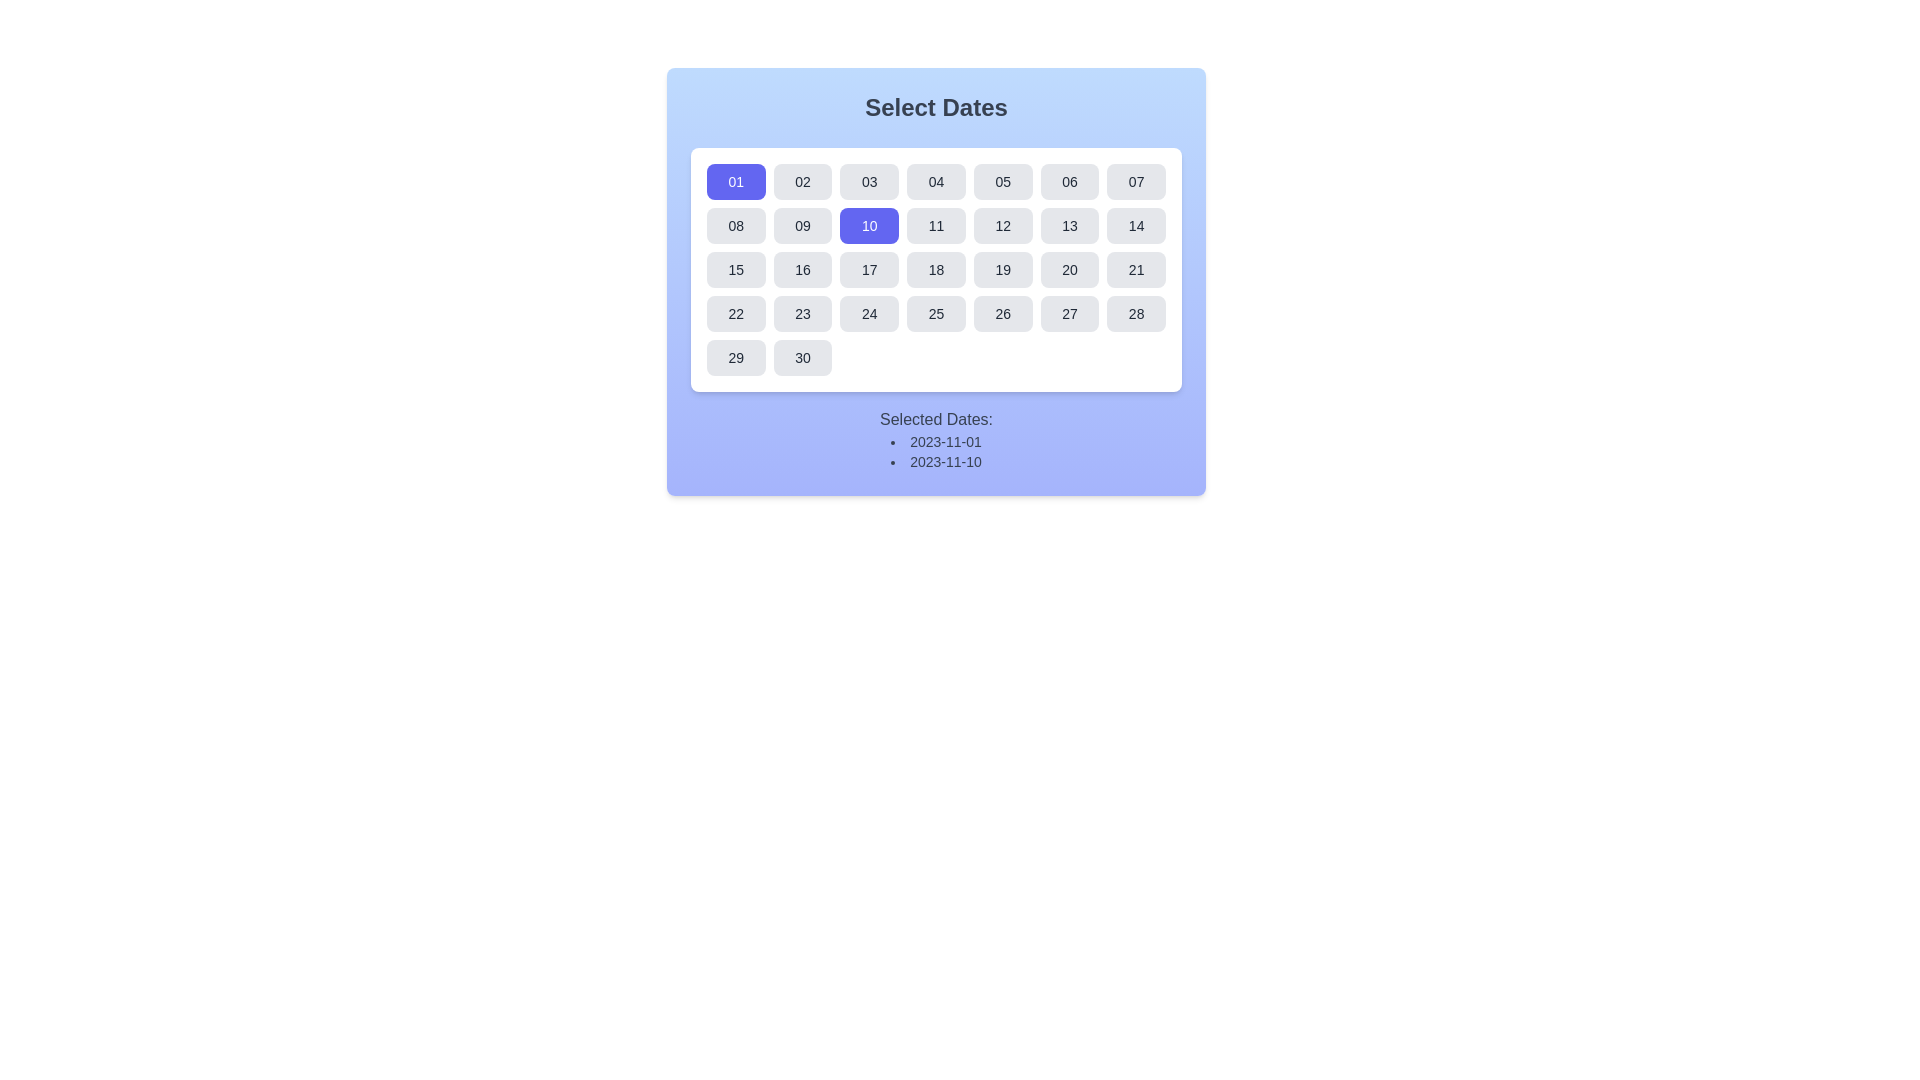  What do you see at coordinates (1136, 313) in the screenshot?
I see `the date selection button for '28' in the calendar widget located in the last row and seventh column of the grid` at bounding box center [1136, 313].